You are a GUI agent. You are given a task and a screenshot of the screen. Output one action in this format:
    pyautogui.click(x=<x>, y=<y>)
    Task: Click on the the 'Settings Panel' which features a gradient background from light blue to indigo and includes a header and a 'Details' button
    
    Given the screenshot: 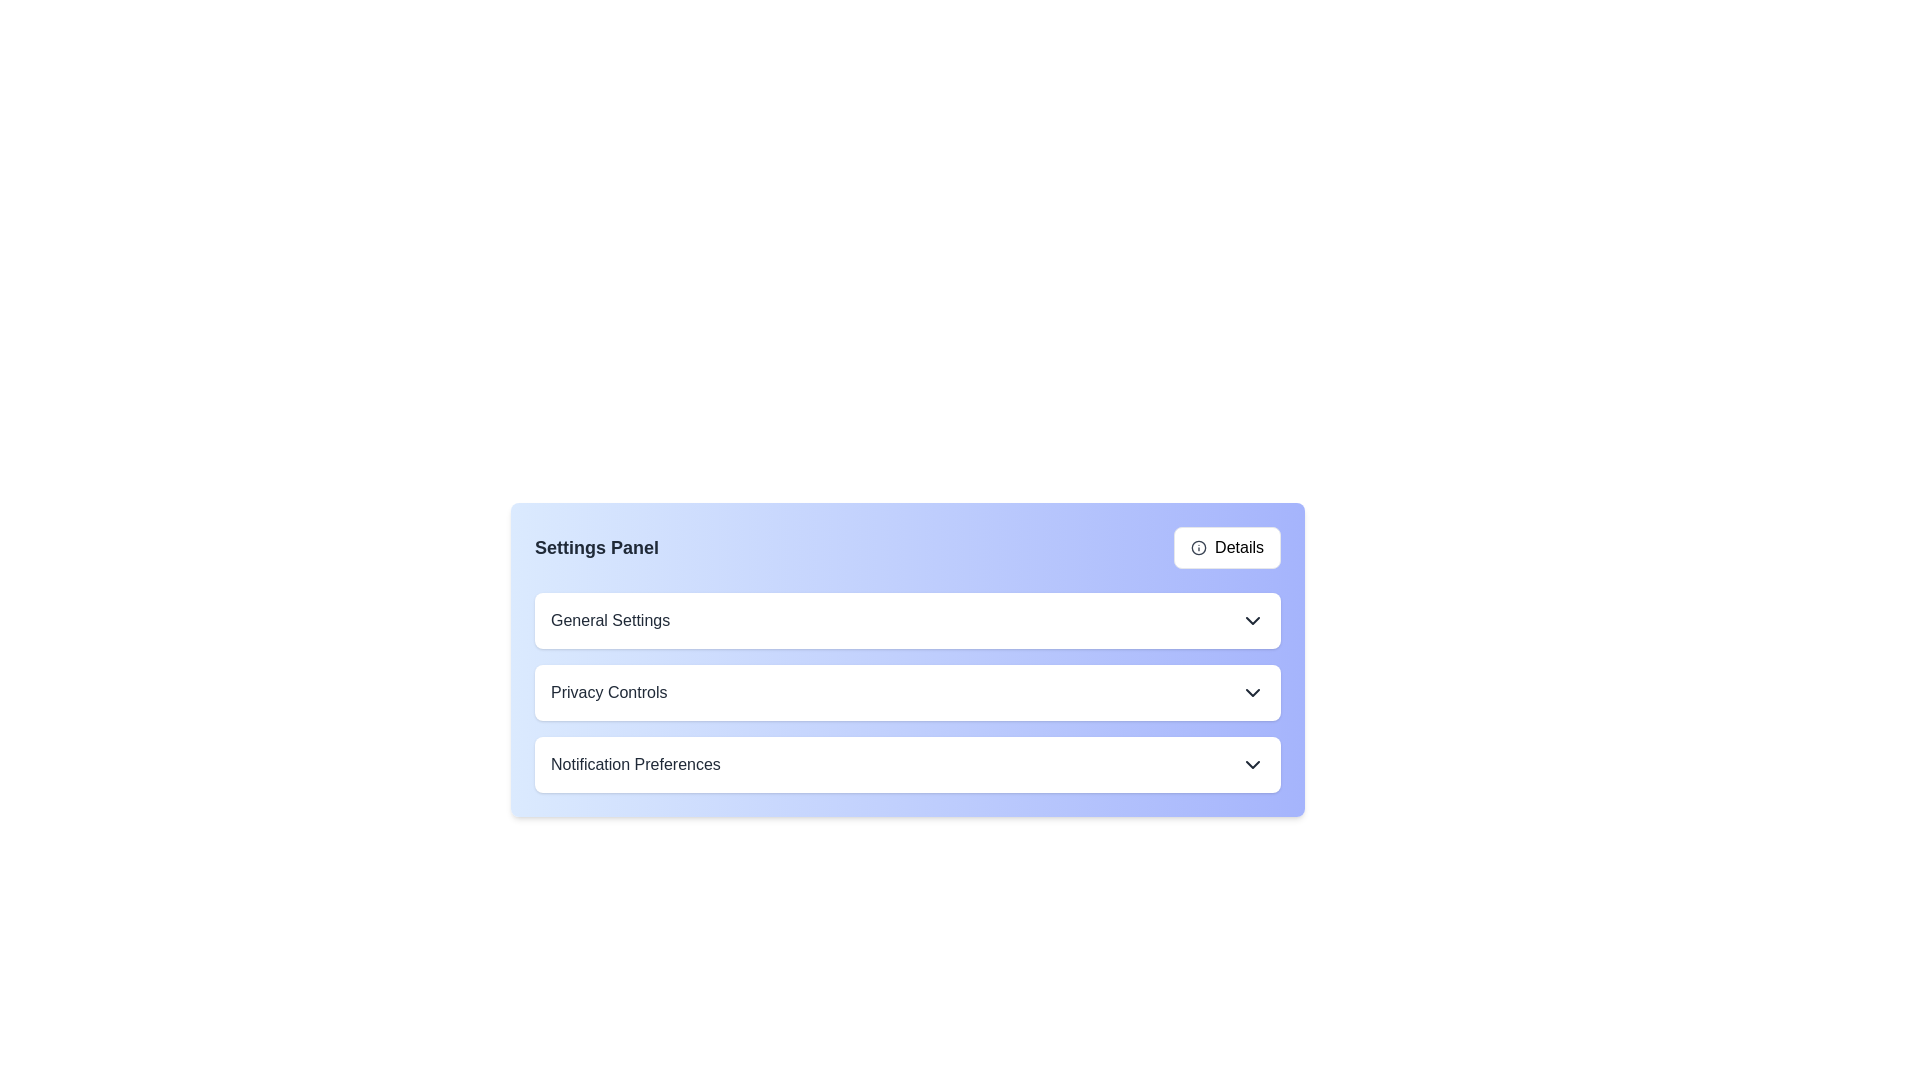 What is the action you would take?
    pyautogui.click(x=906, y=659)
    